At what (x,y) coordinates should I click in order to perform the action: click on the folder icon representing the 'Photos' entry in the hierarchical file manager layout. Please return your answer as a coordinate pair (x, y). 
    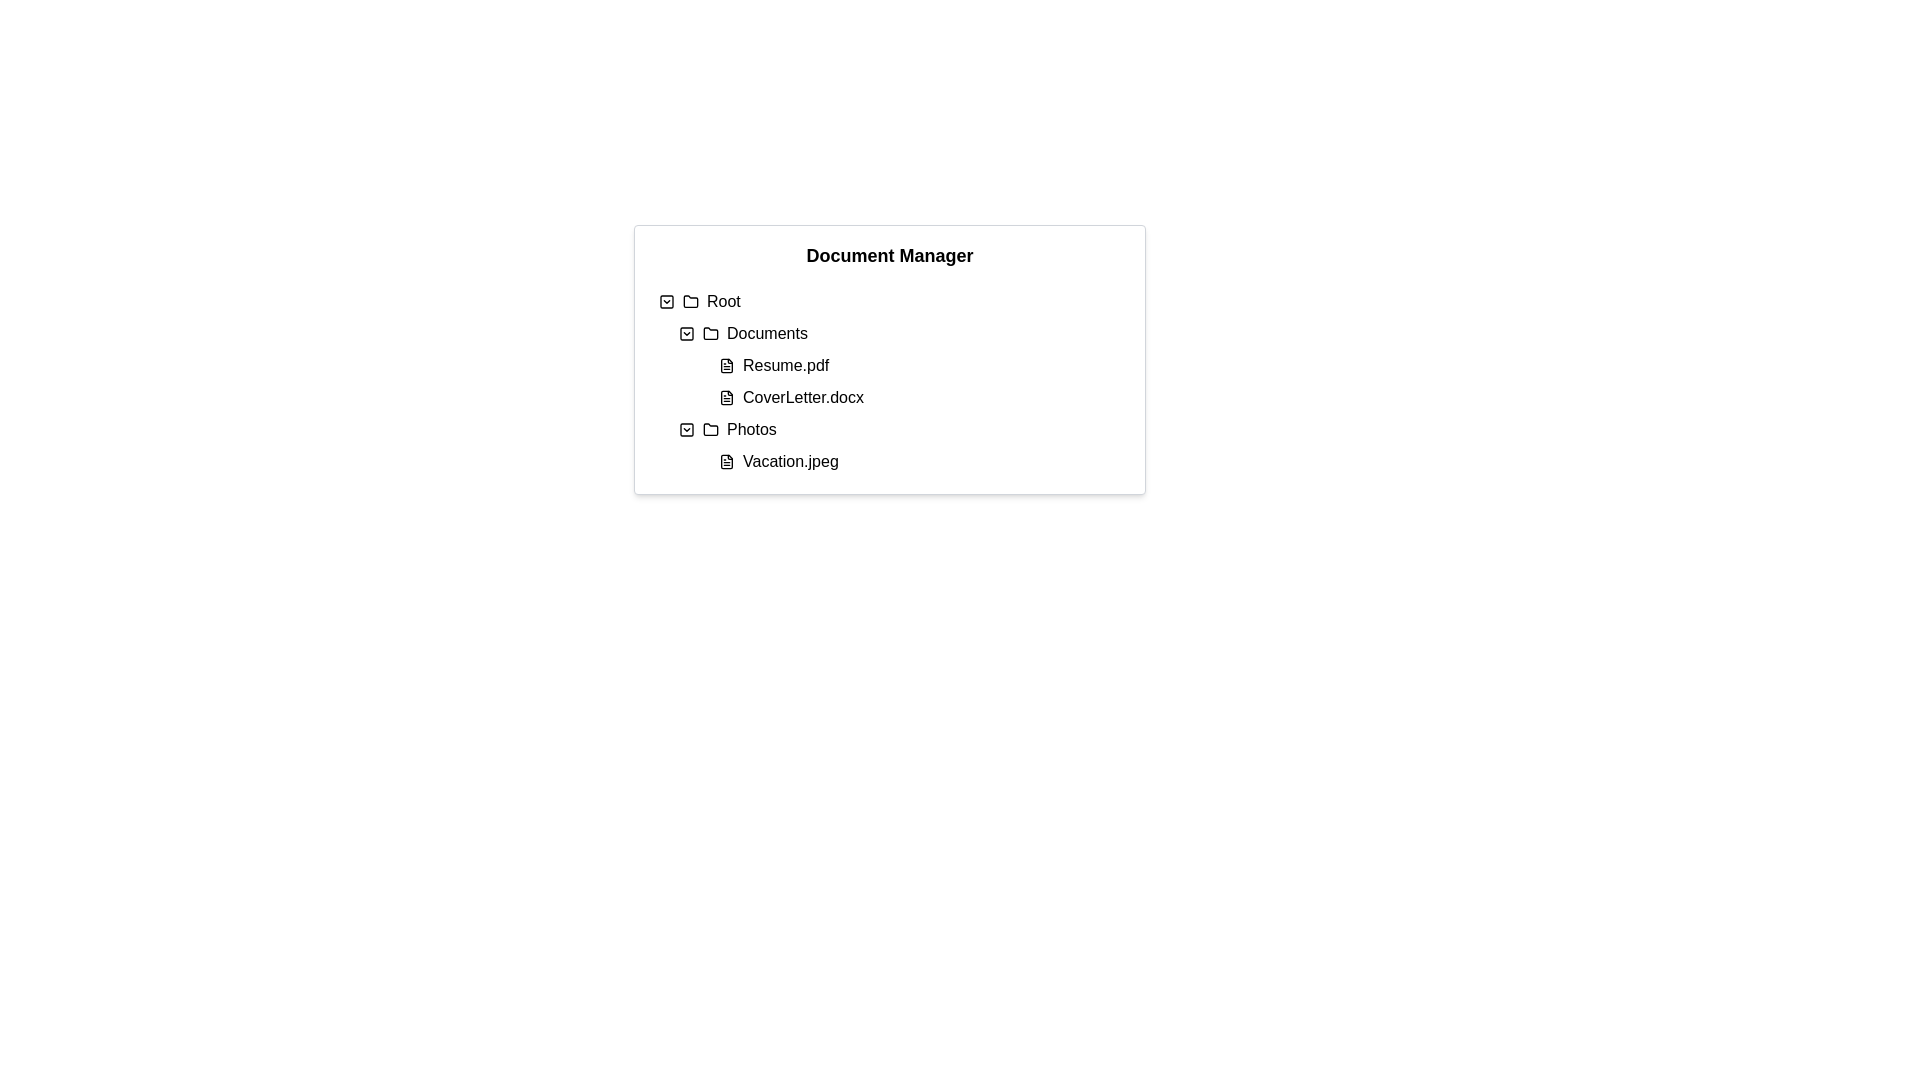
    Looking at the image, I should click on (710, 428).